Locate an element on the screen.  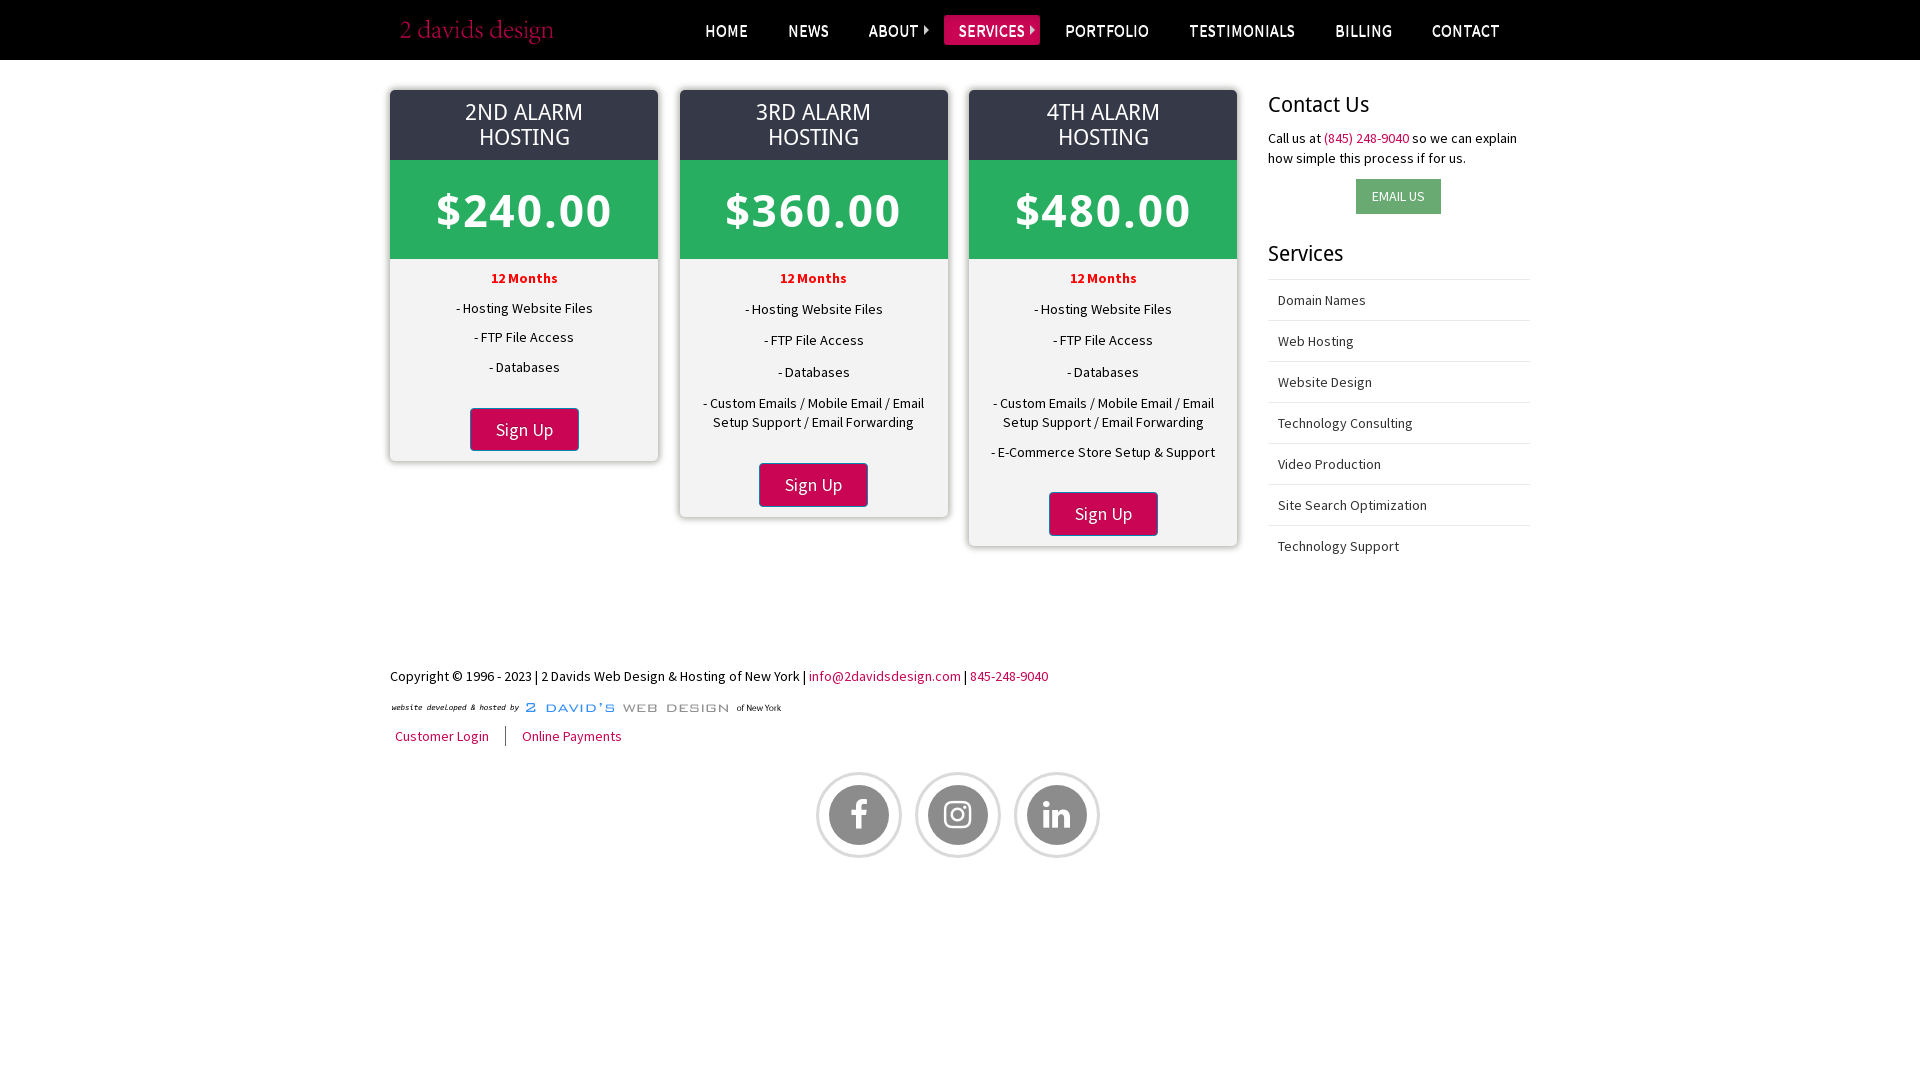
'HOME' is located at coordinates (725, 30).